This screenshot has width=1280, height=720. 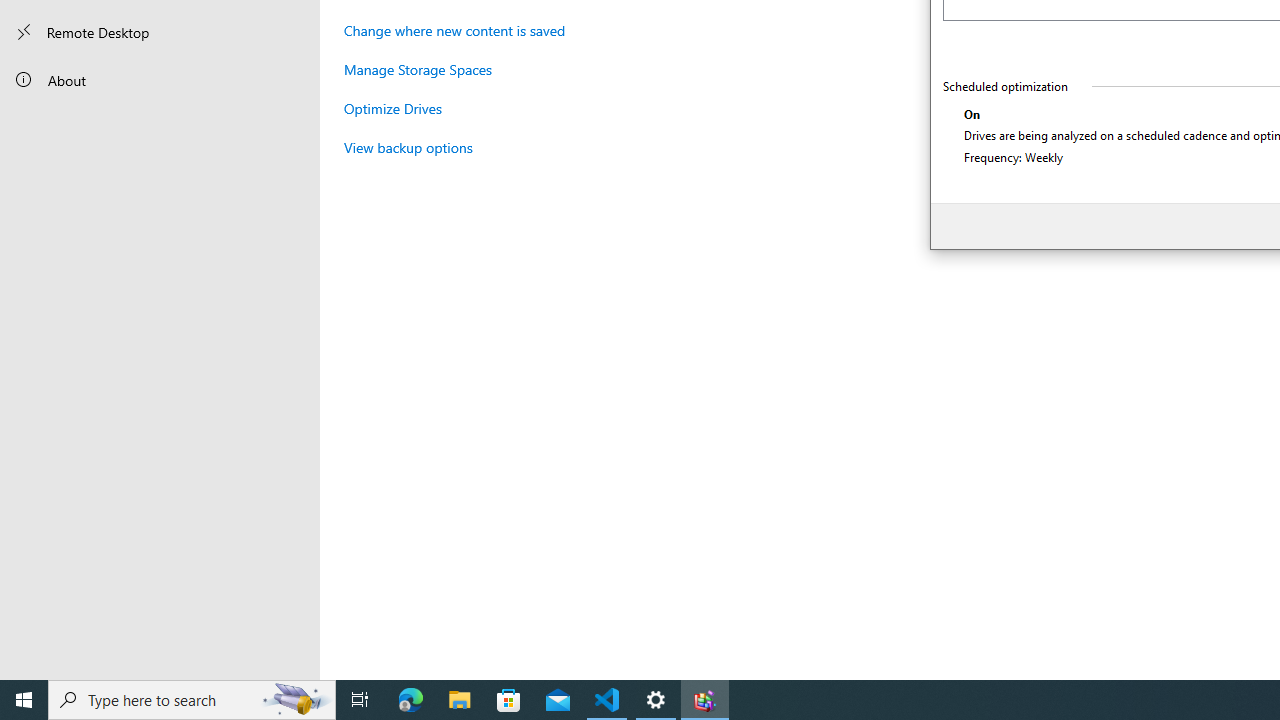 I want to click on 'Task View', so click(x=359, y=698).